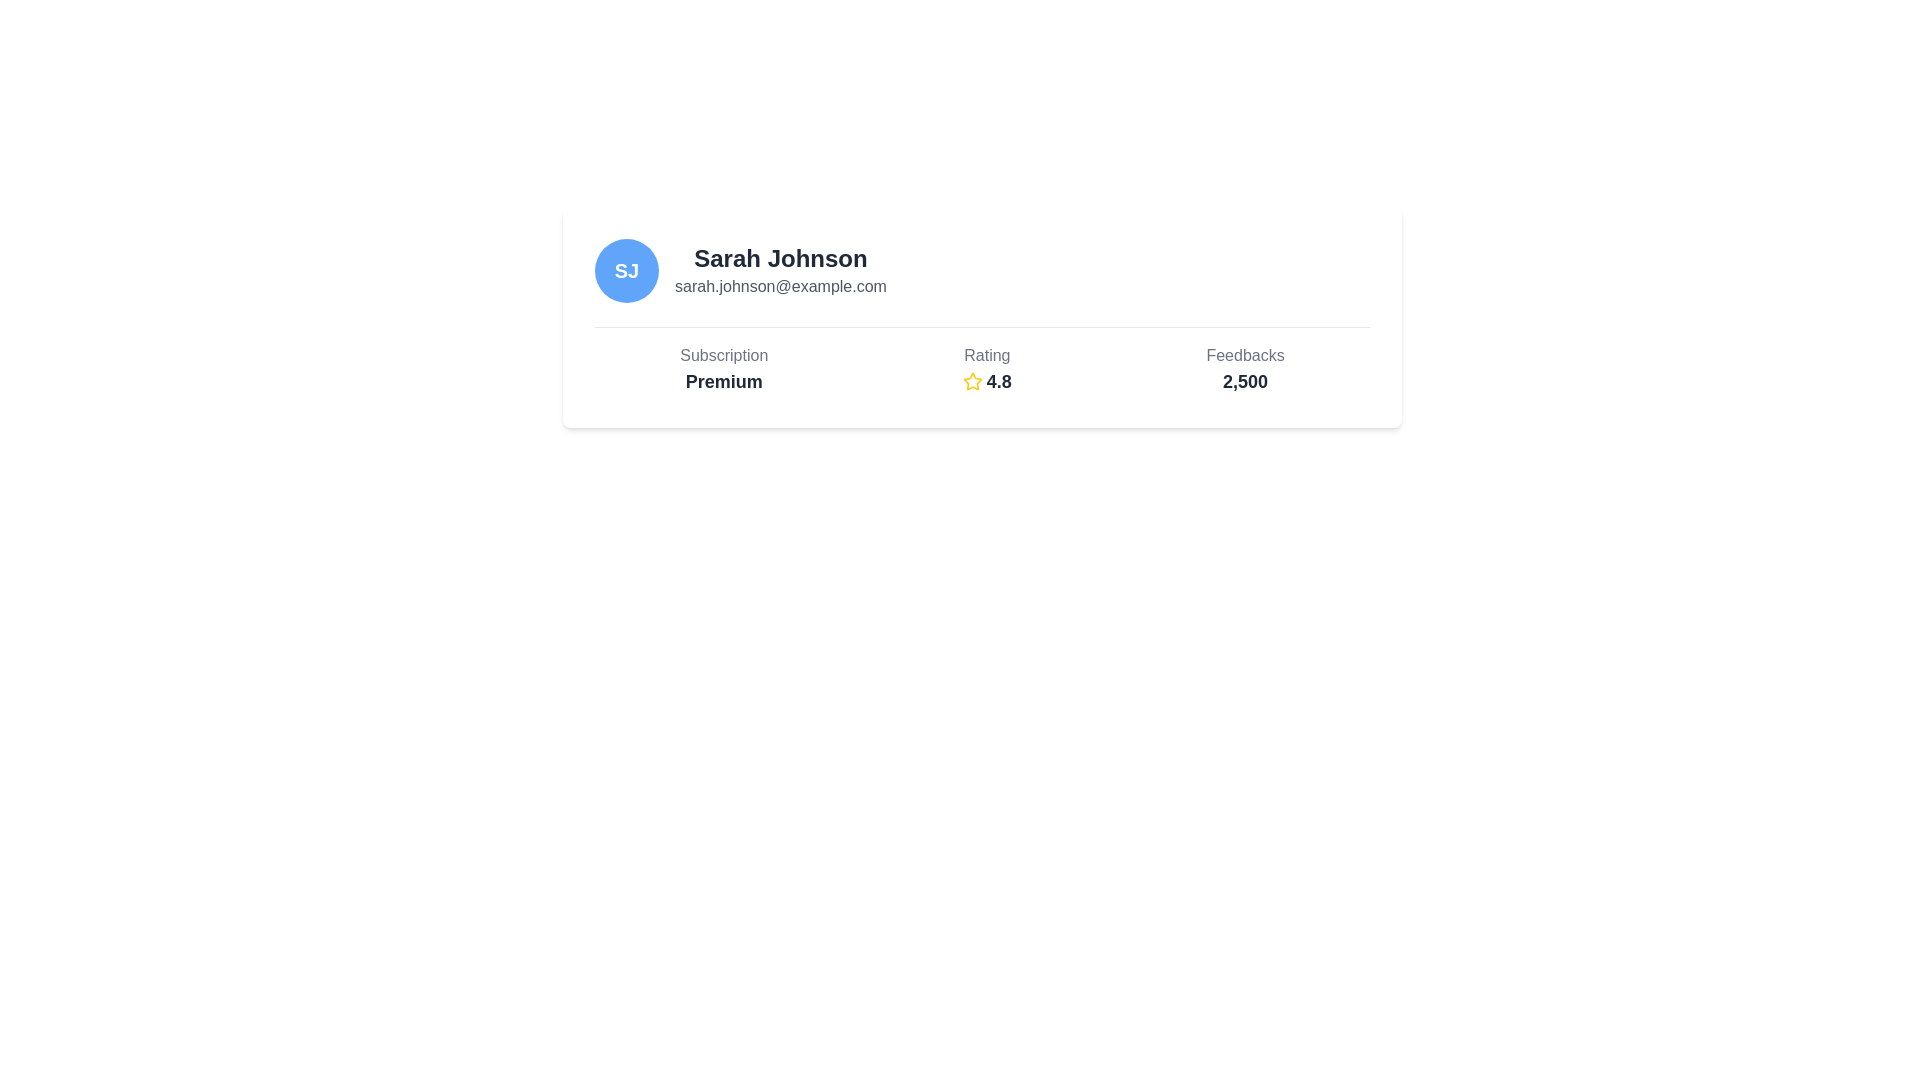 Image resolution: width=1920 pixels, height=1080 pixels. What do you see at coordinates (999, 381) in the screenshot?
I see `the text label displaying the numeric rating '4.8' in bold font, located to the right of a star icon in the 'Rating' section of the user information card` at bounding box center [999, 381].